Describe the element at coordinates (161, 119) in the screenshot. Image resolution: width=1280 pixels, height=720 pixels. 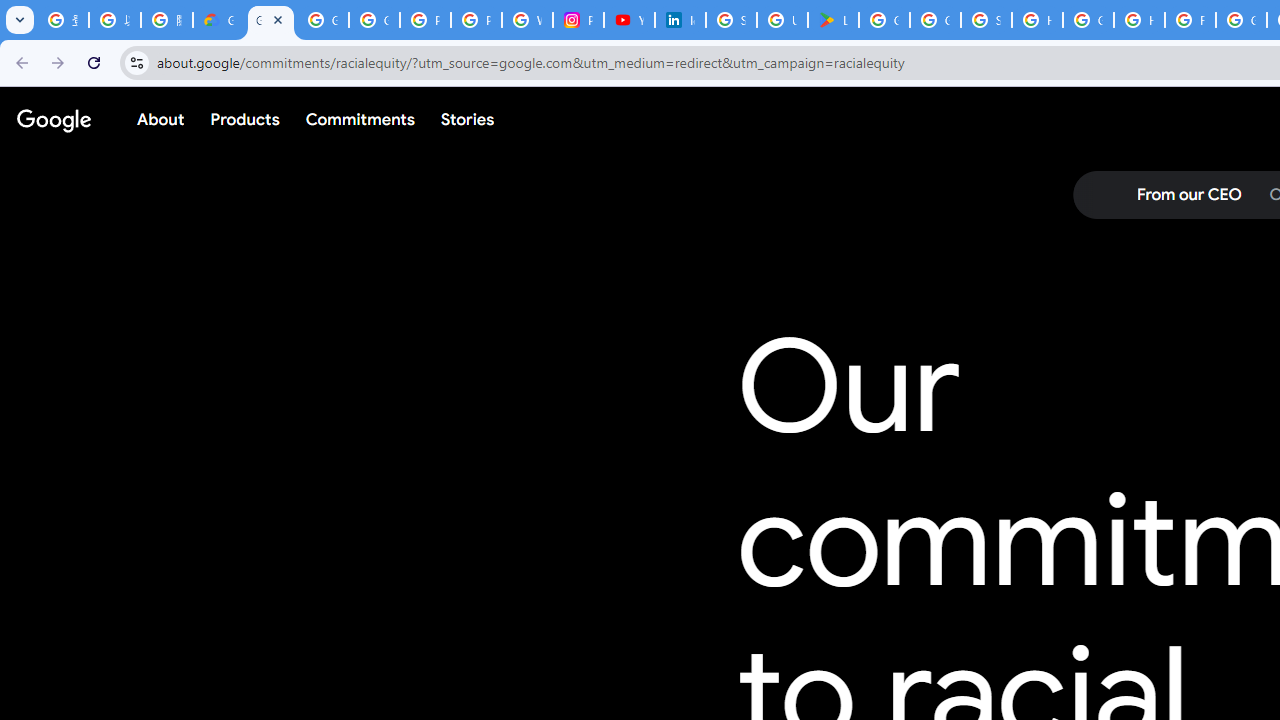
I see `'About'` at that location.